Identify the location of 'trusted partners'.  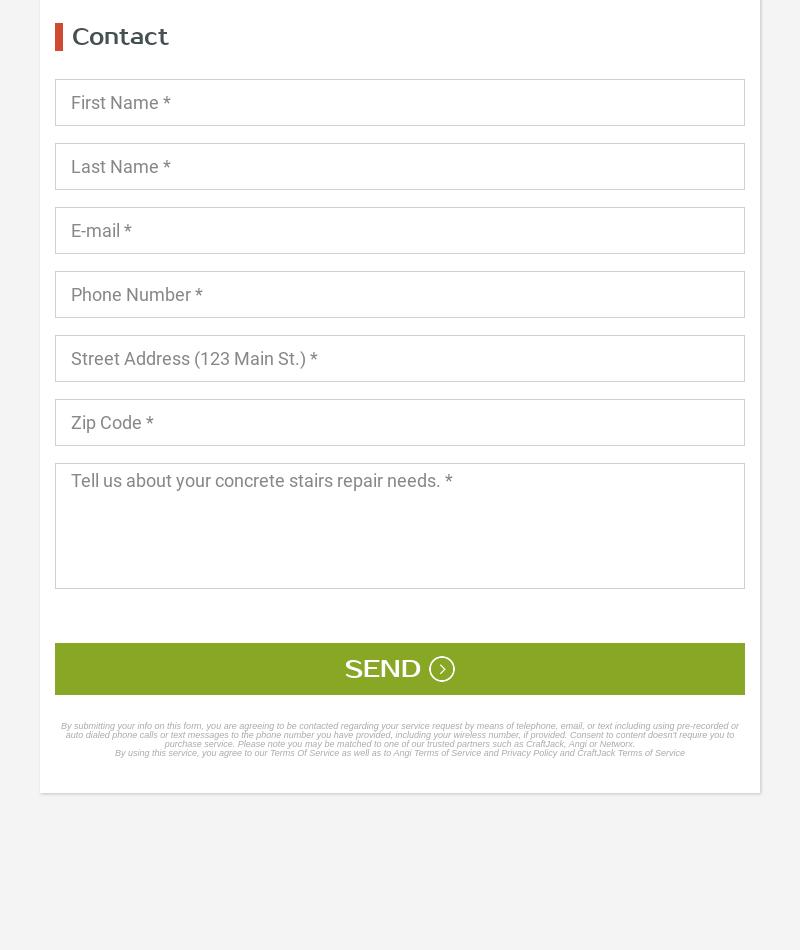
(456, 743).